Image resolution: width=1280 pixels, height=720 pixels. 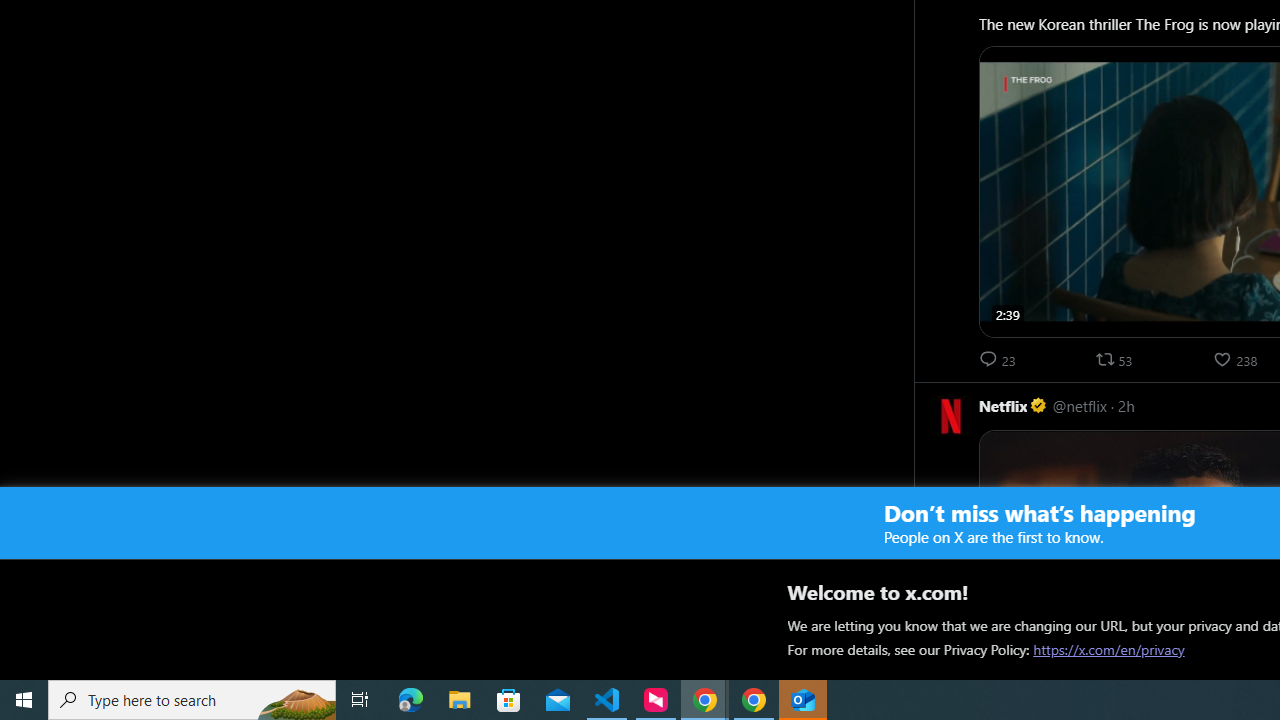 I want to click on '23 Replies. Reply', so click(x=999, y=358).